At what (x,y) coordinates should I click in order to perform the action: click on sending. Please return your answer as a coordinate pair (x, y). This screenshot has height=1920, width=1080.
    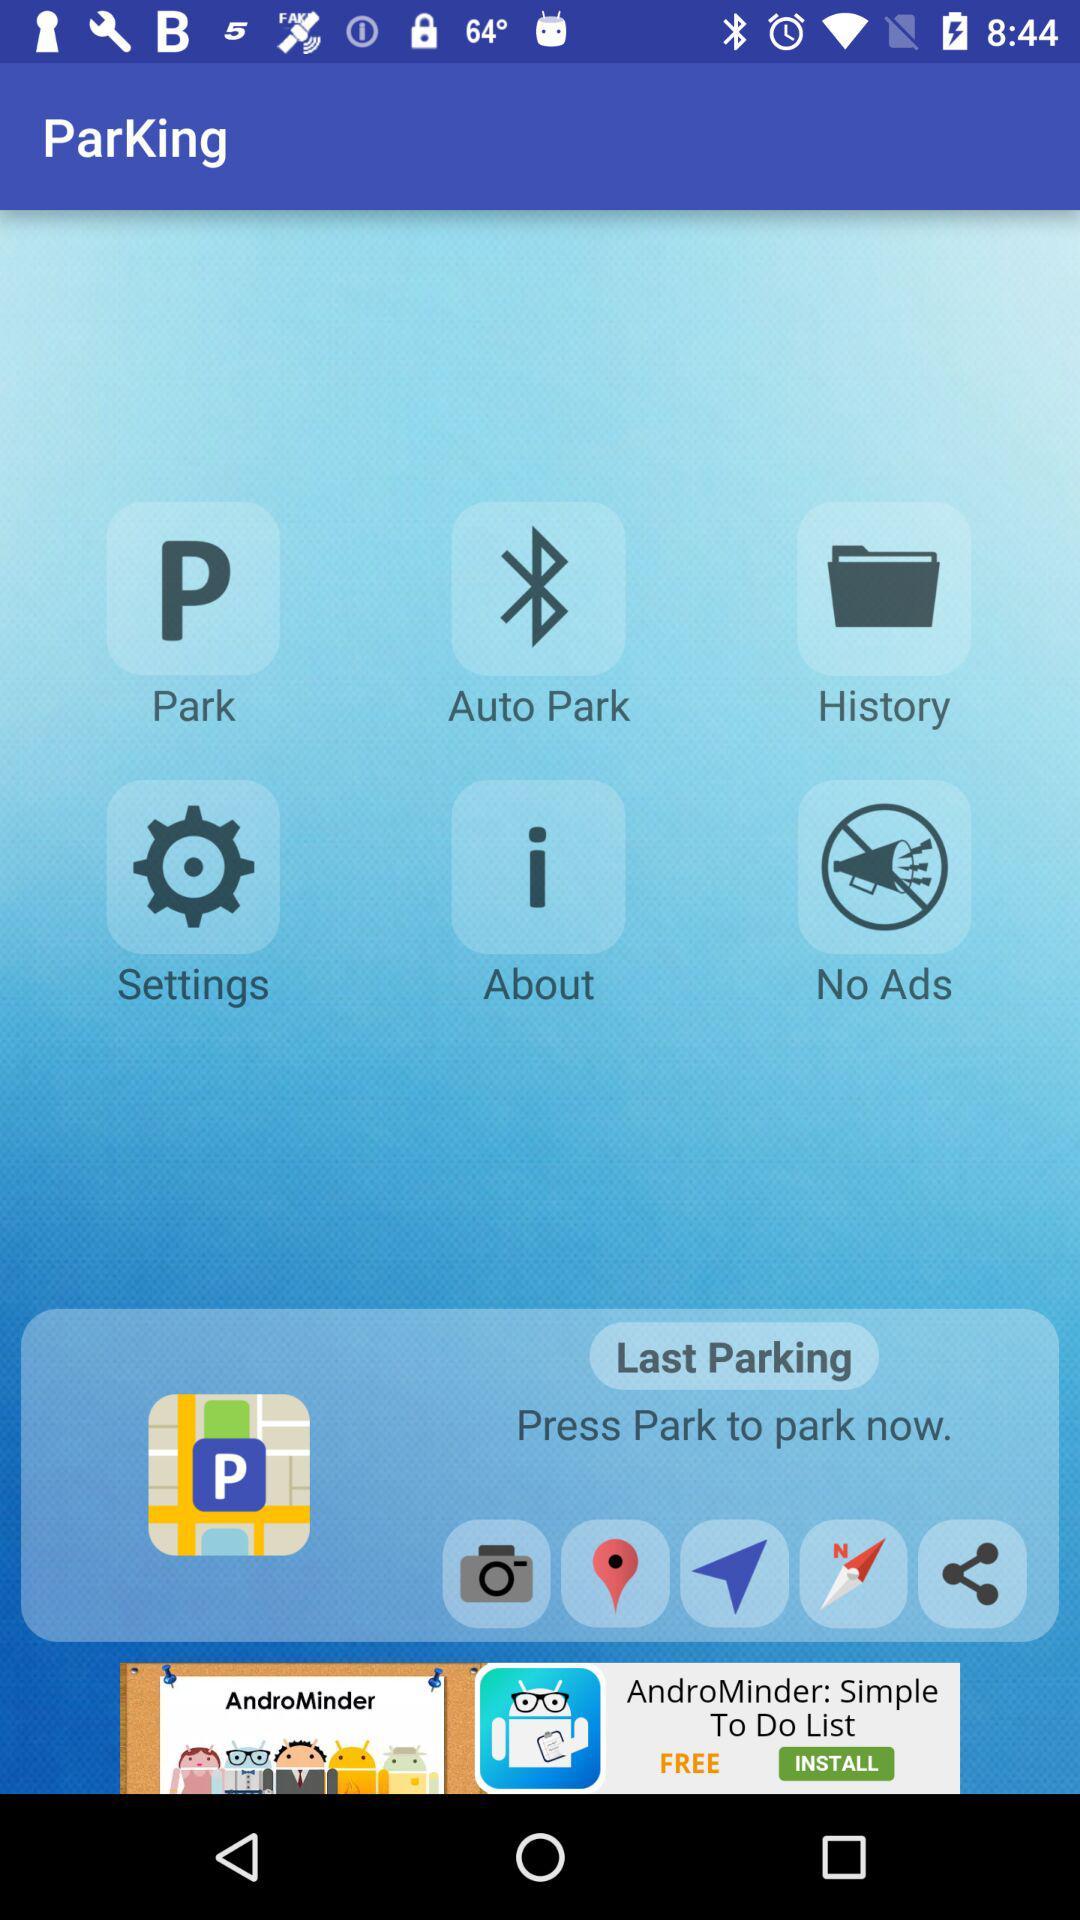
    Looking at the image, I should click on (734, 1572).